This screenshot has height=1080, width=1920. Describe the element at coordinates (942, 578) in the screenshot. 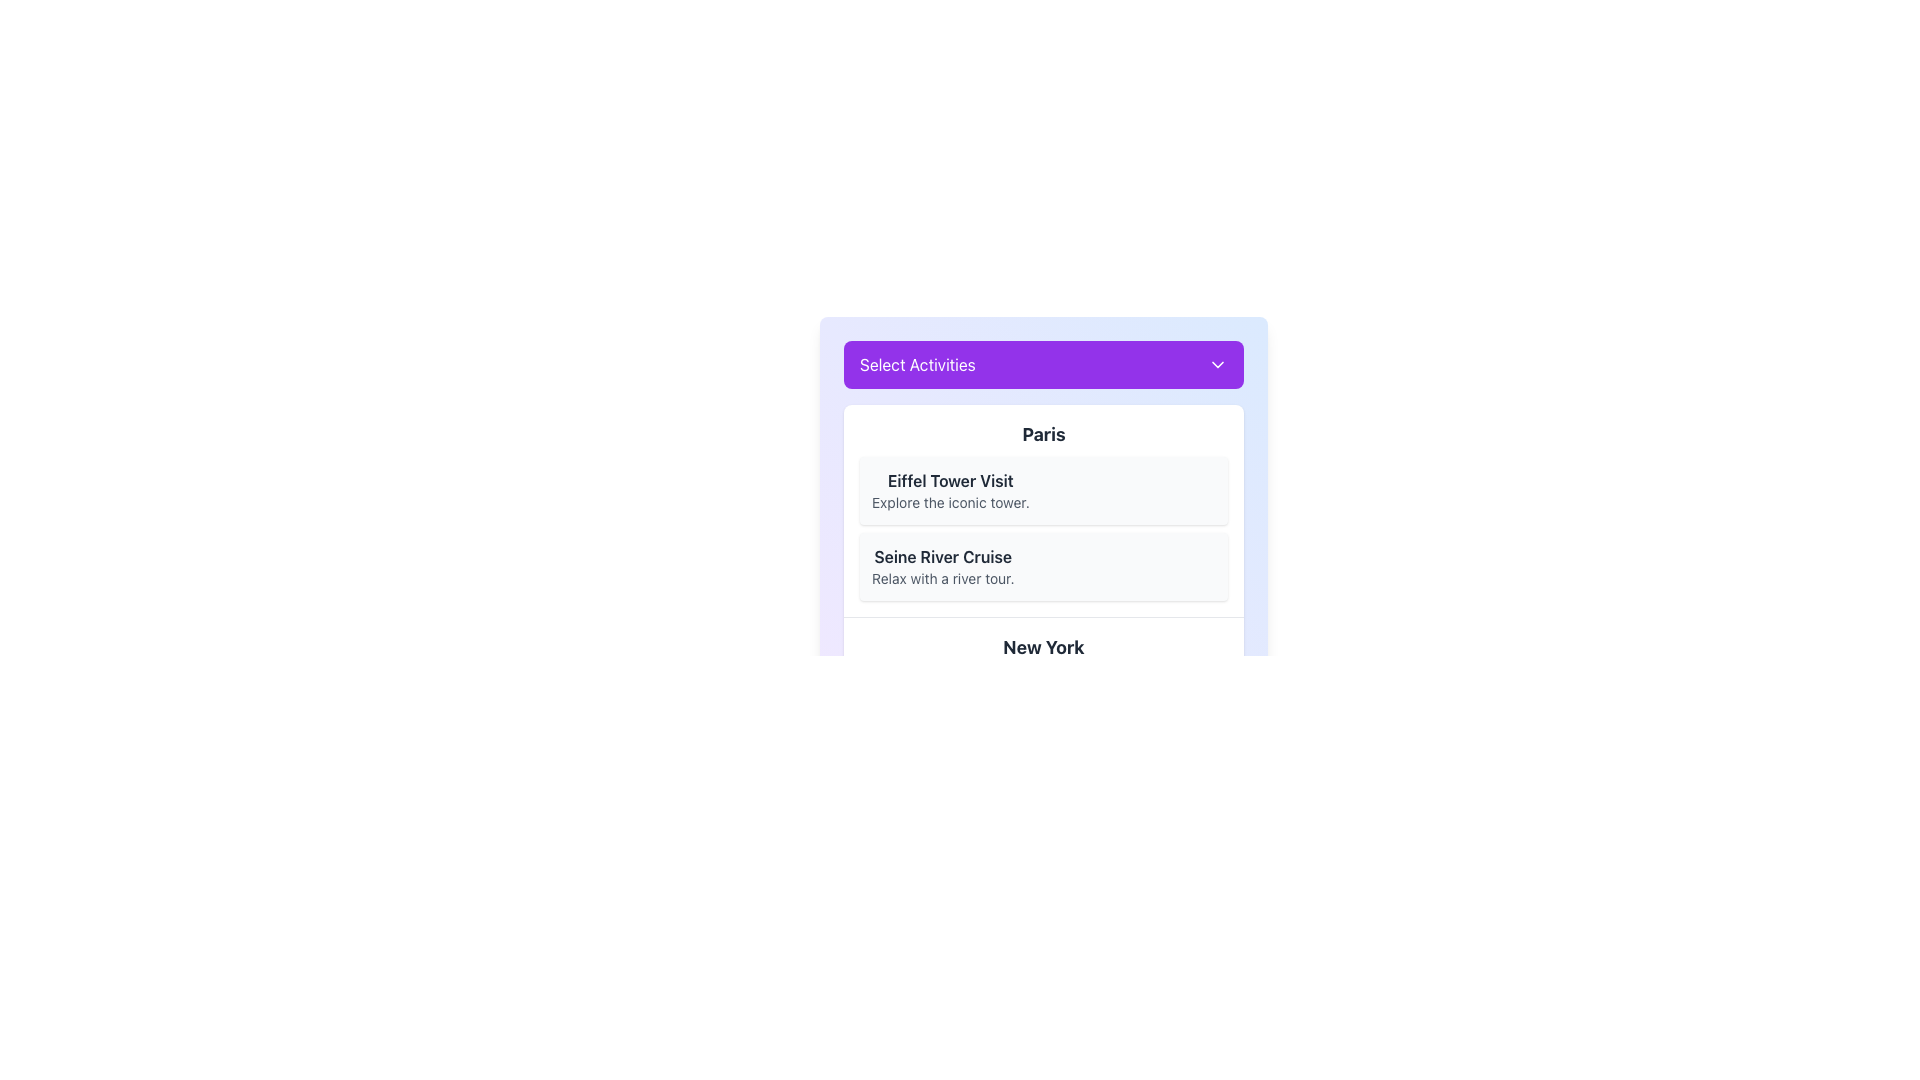

I see `the descriptive text label providing information about the 'Seine River Cruise' activity, positioned below the title in the Paris section of the page` at that location.